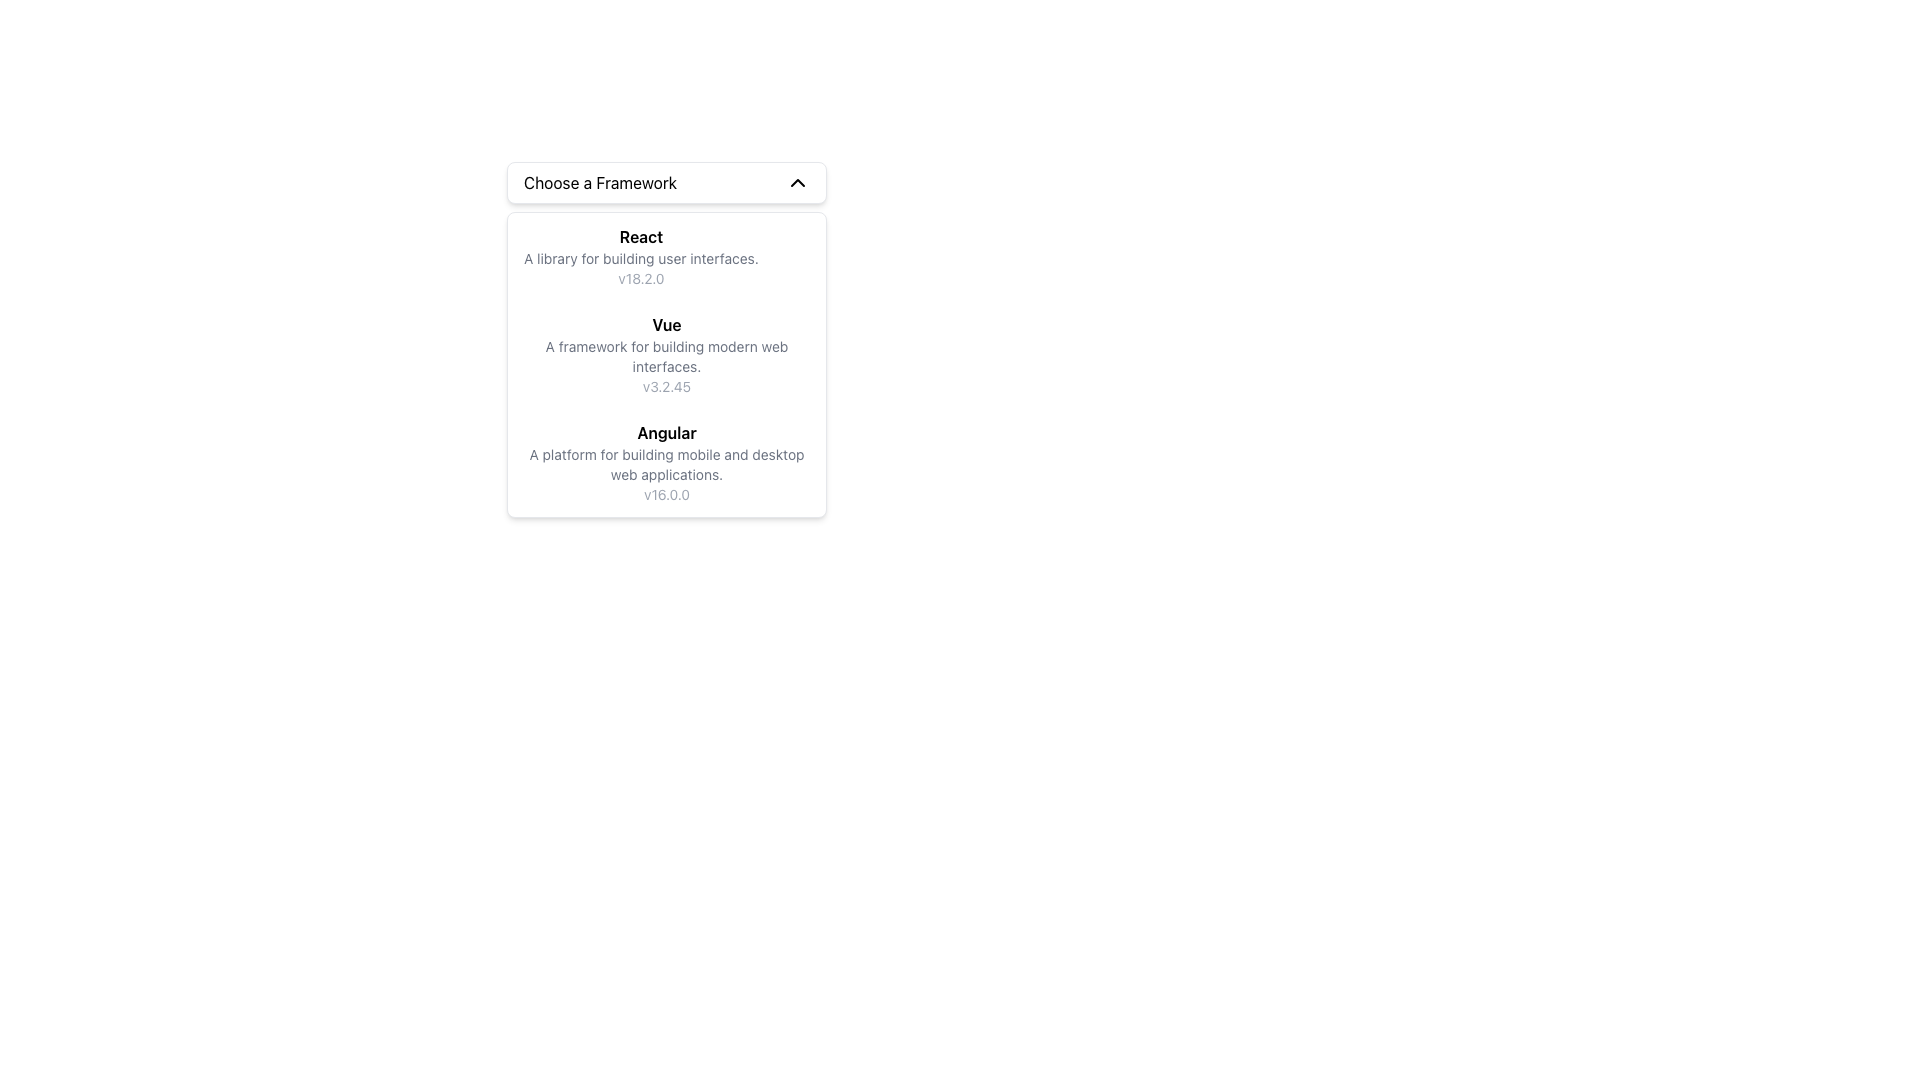  What do you see at coordinates (667, 323) in the screenshot?
I see `the text element displaying 'Vue', which is a bold title in a larger font size located near the center of a vertical list of frameworks under the heading 'Choose a Framework'` at bounding box center [667, 323].